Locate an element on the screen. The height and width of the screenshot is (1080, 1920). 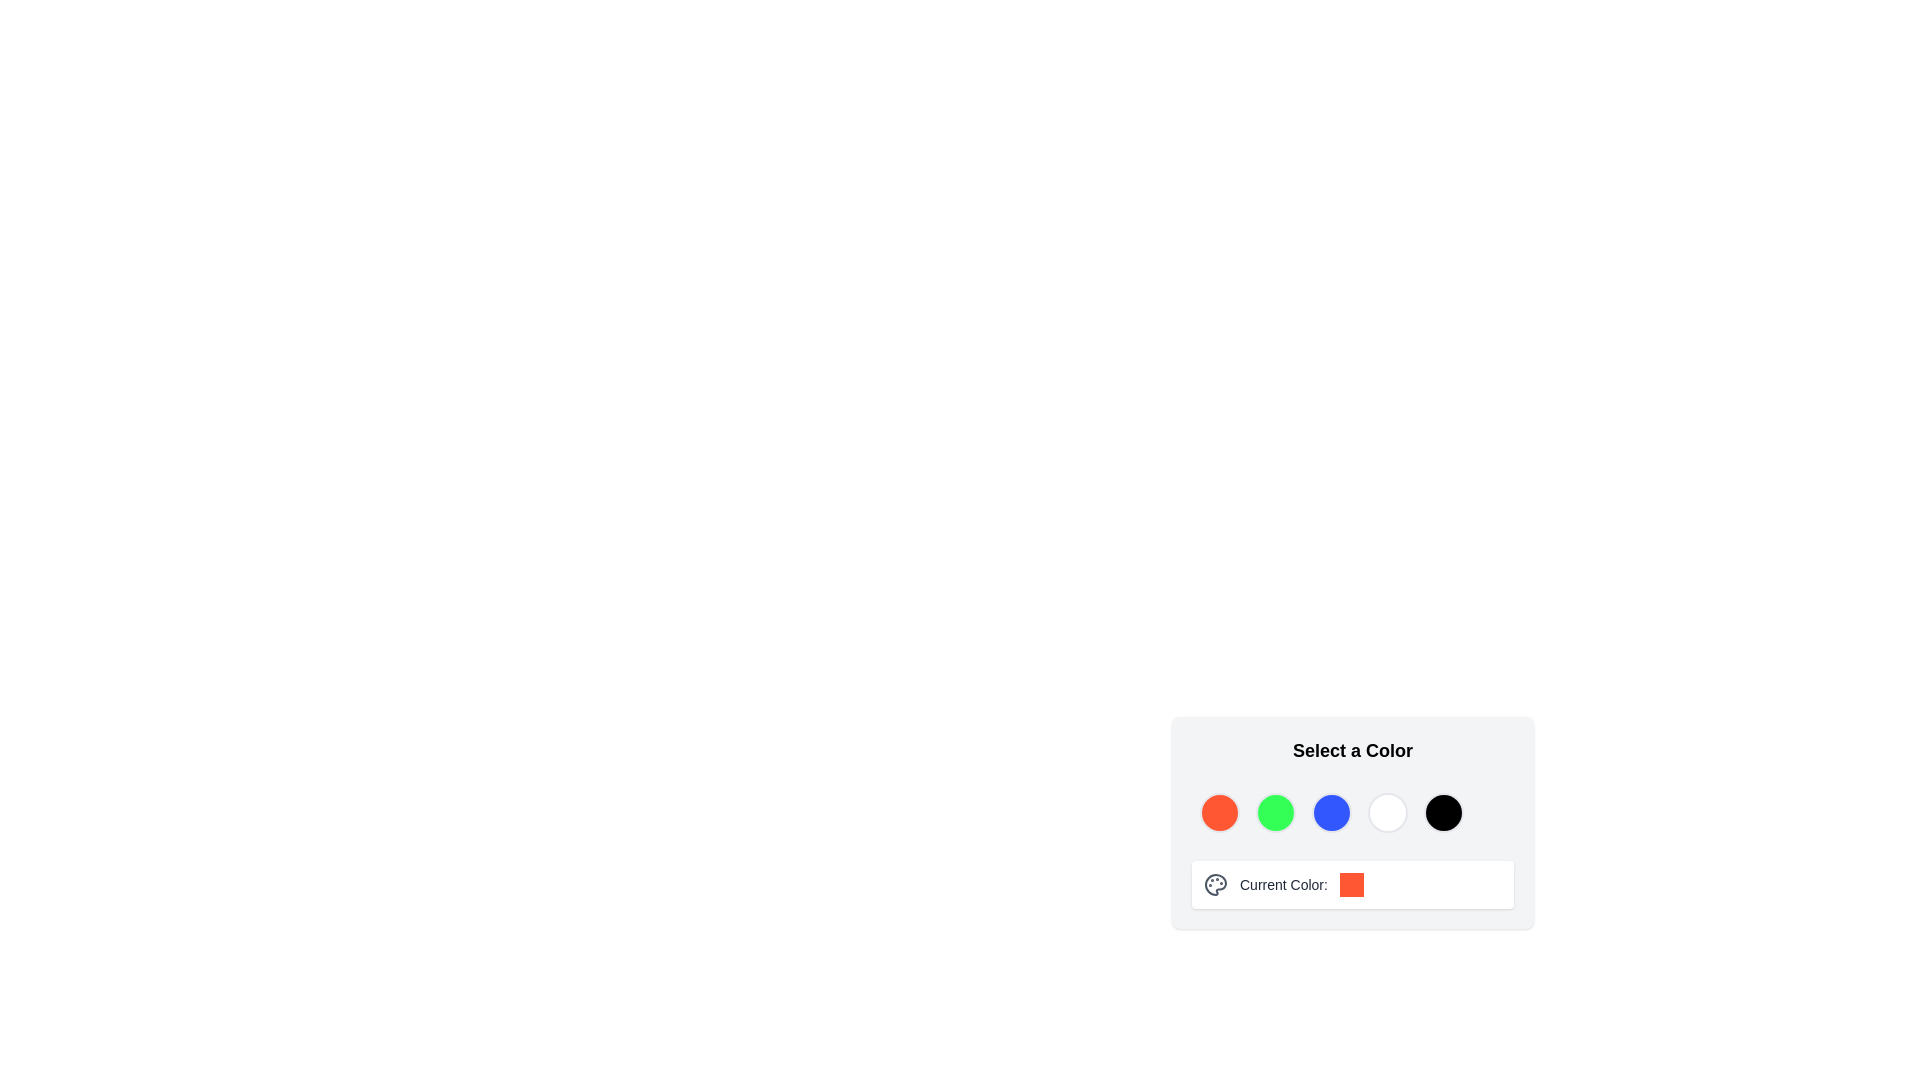
the first circular button in the color selection palette is located at coordinates (1218, 813).